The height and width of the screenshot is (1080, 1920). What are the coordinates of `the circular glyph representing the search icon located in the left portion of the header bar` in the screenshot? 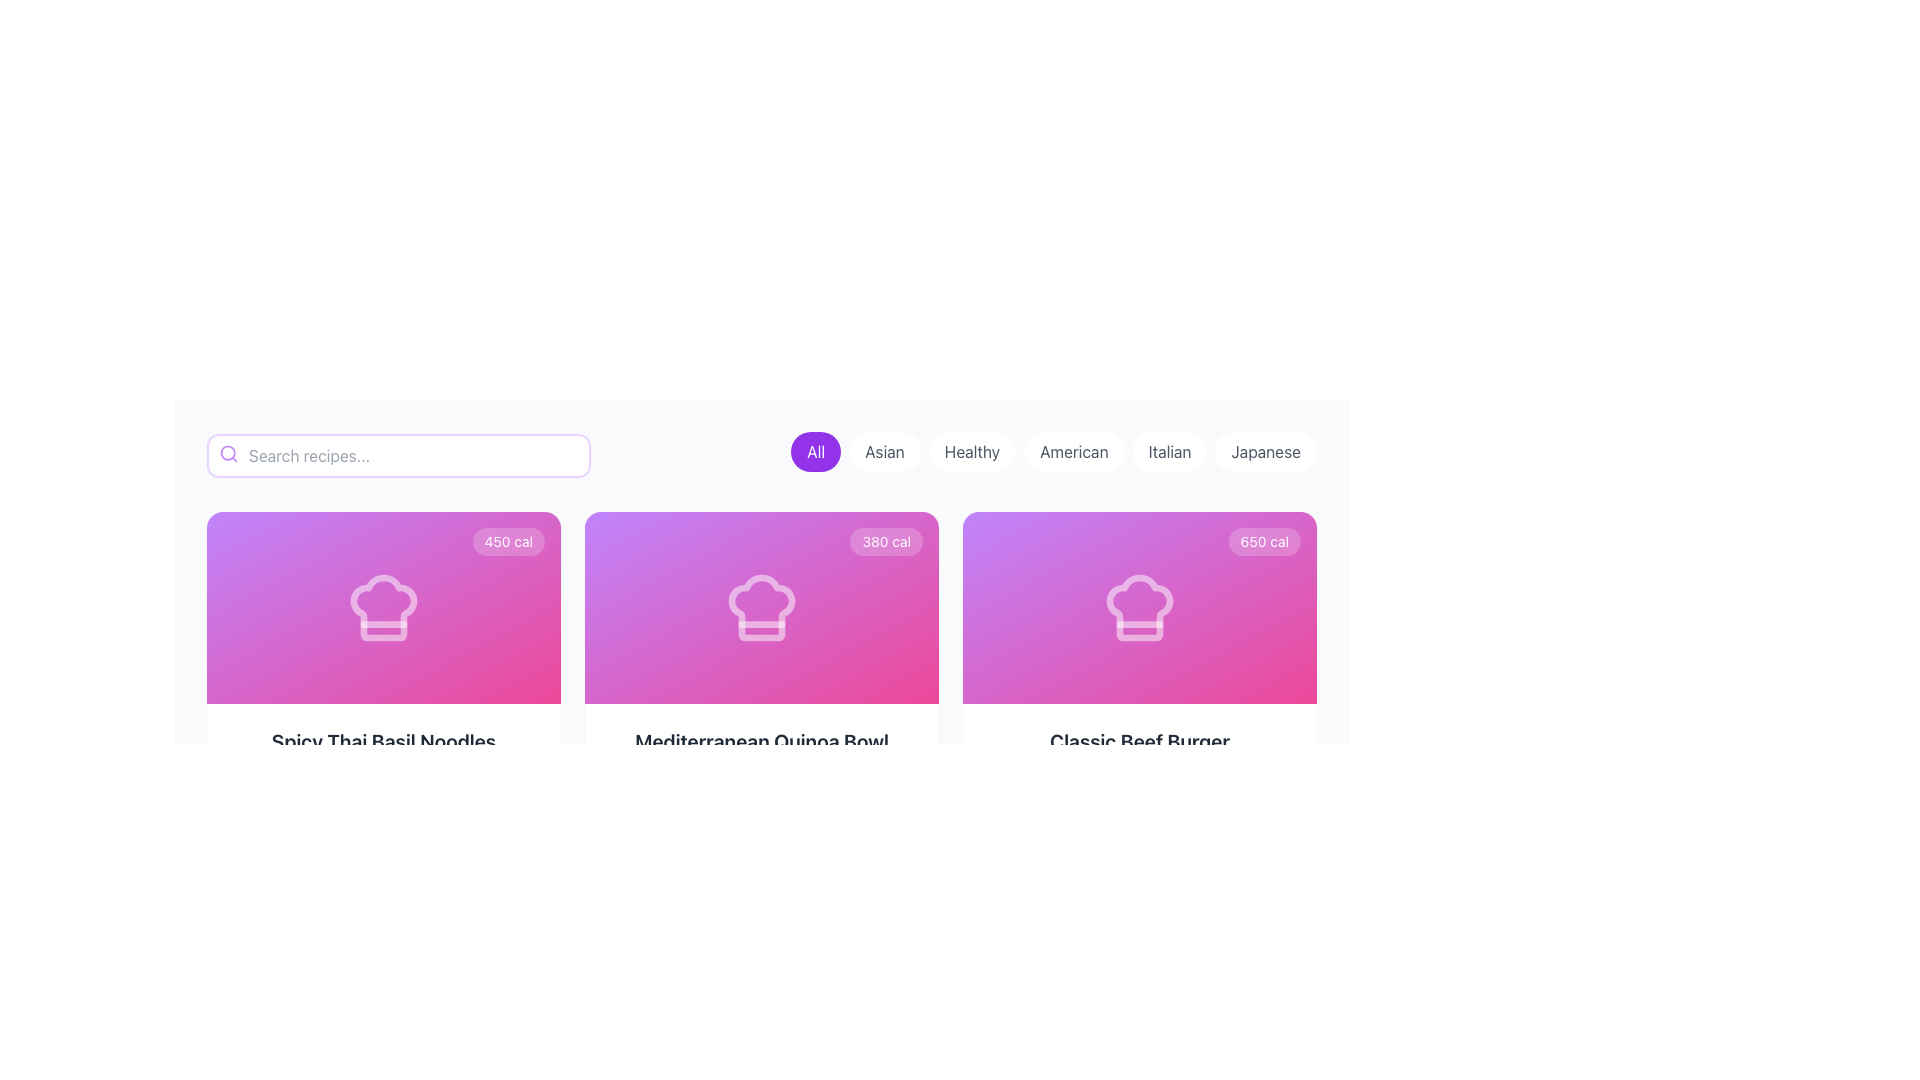 It's located at (228, 453).